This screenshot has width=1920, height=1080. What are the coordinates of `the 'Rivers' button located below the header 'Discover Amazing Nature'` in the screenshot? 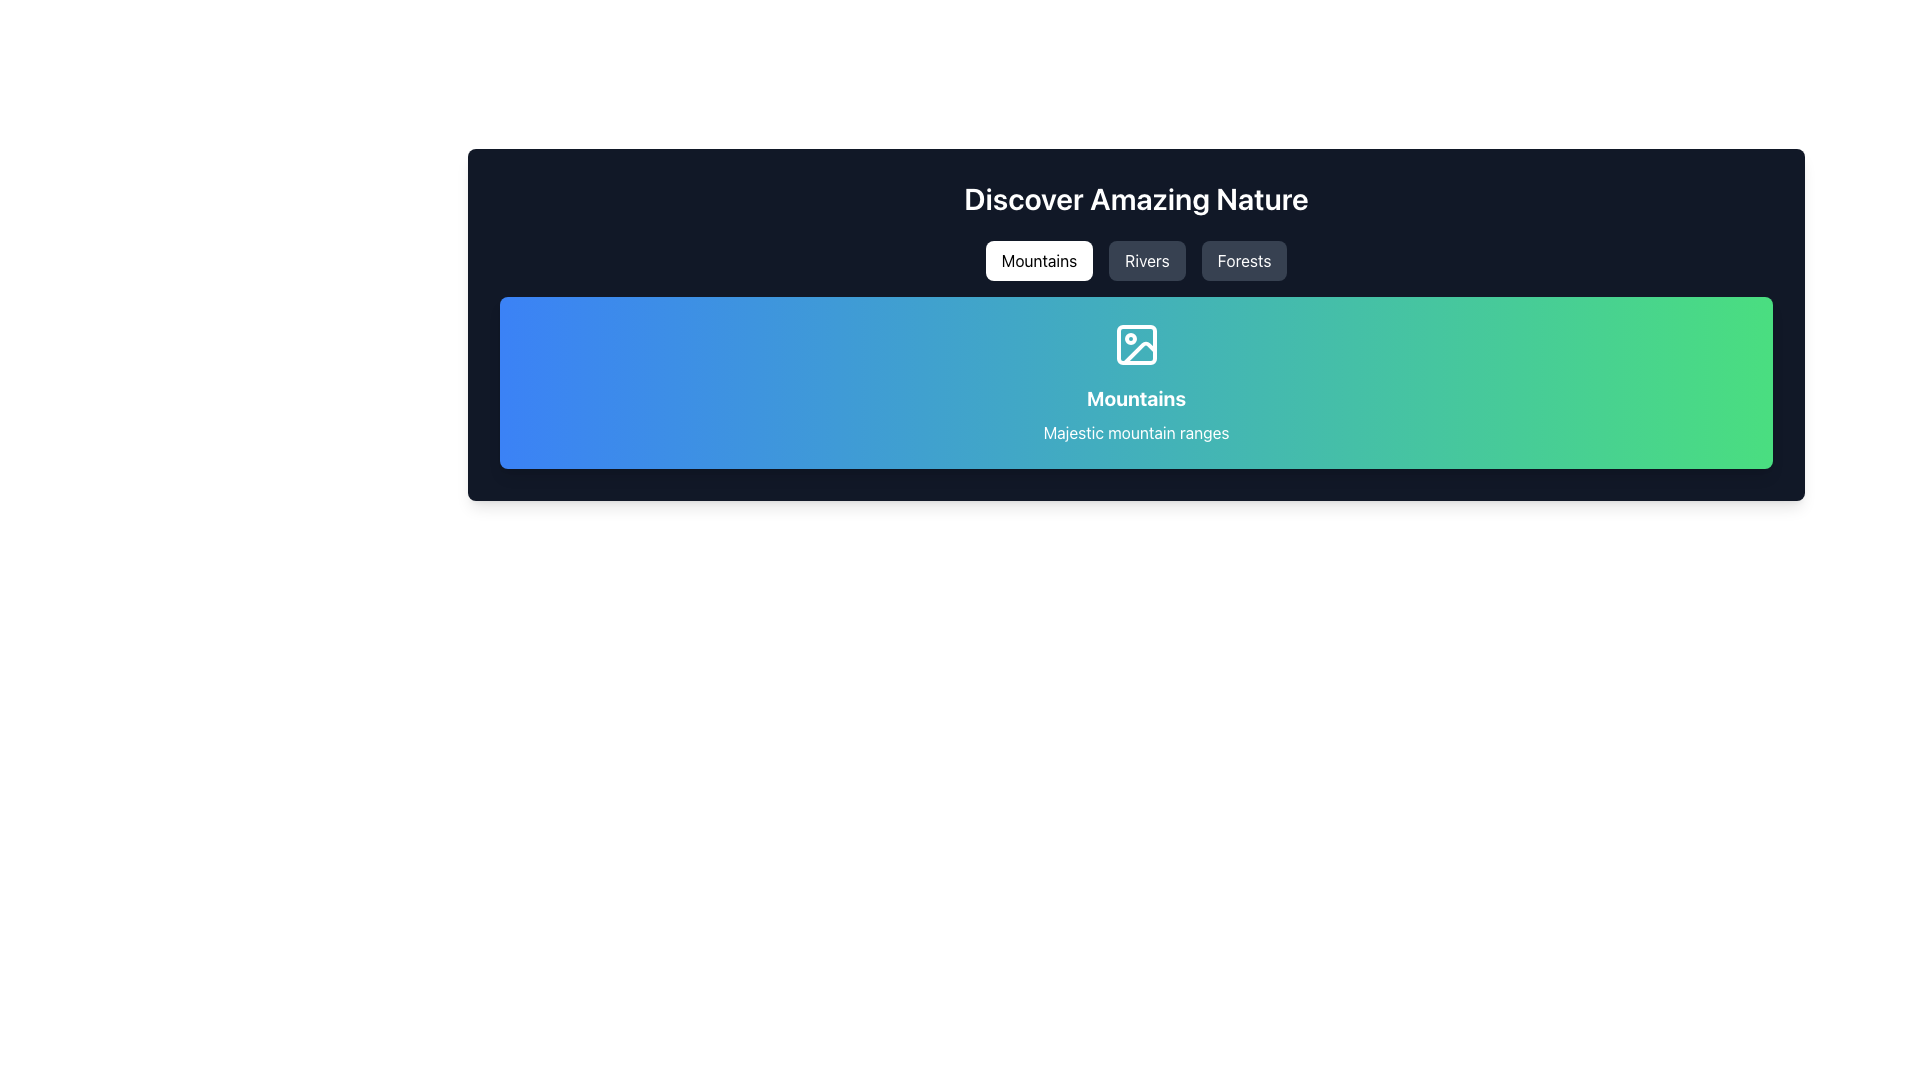 It's located at (1147, 260).